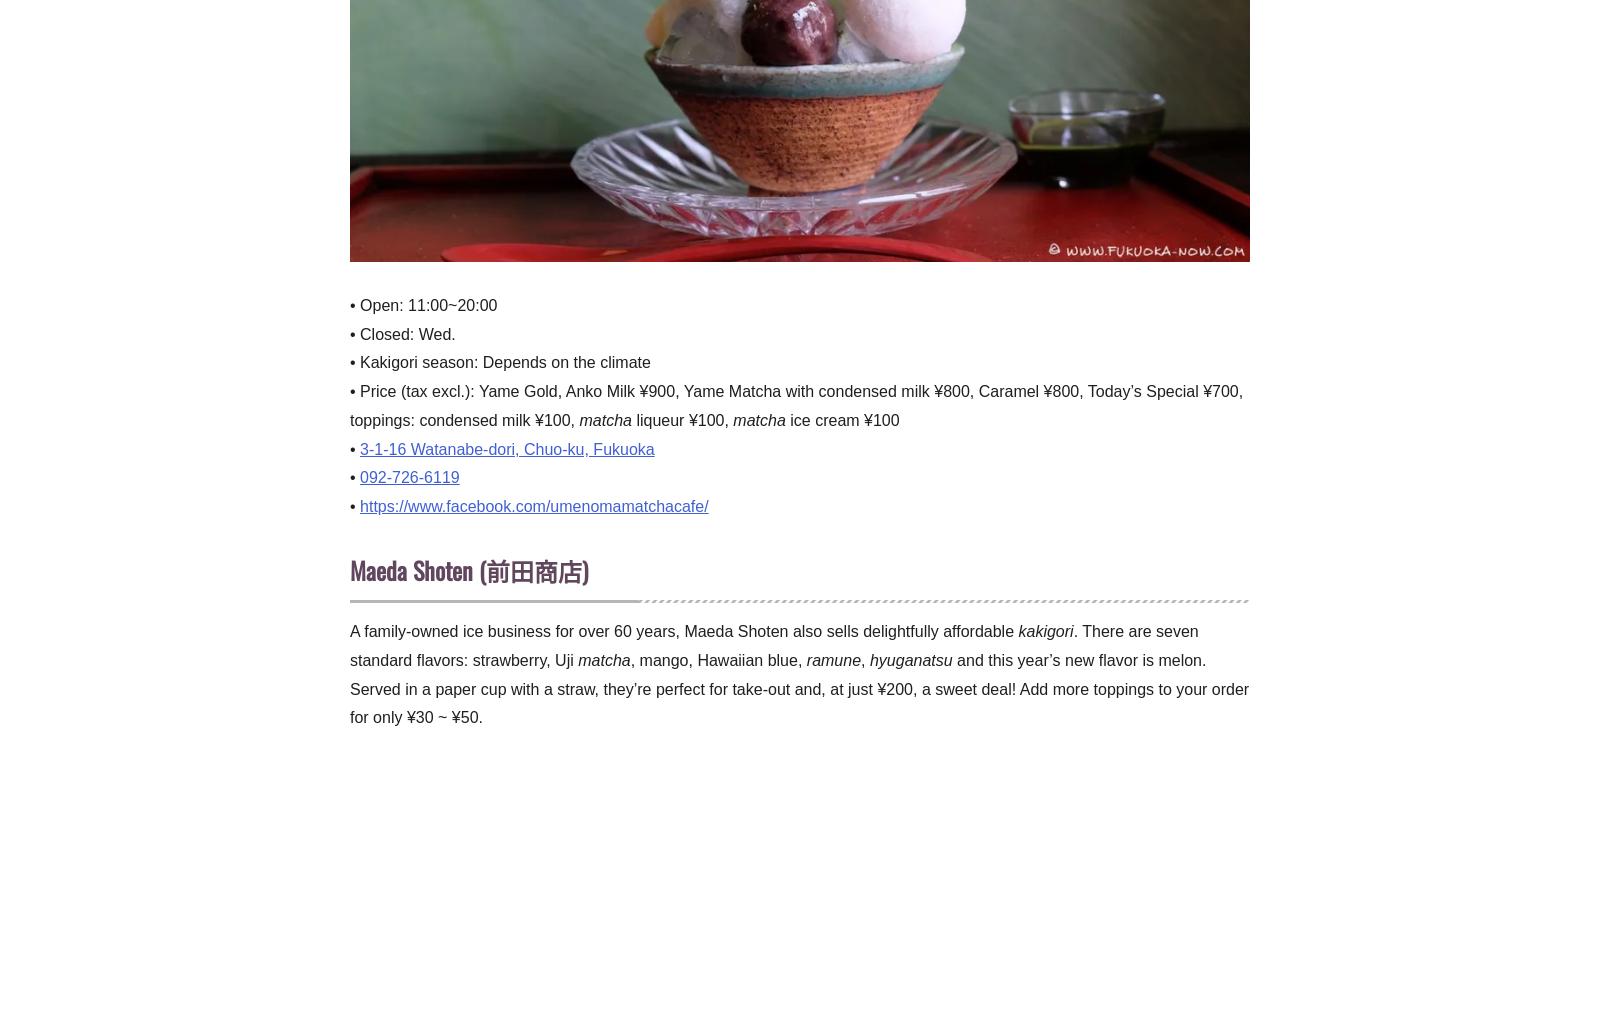 The image size is (1600, 1019). What do you see at coordinates (774, 645) in the screenshot?
I see `'. There are seven standard flavors: strawberry, Uji'` at bounding box center [774, 645].